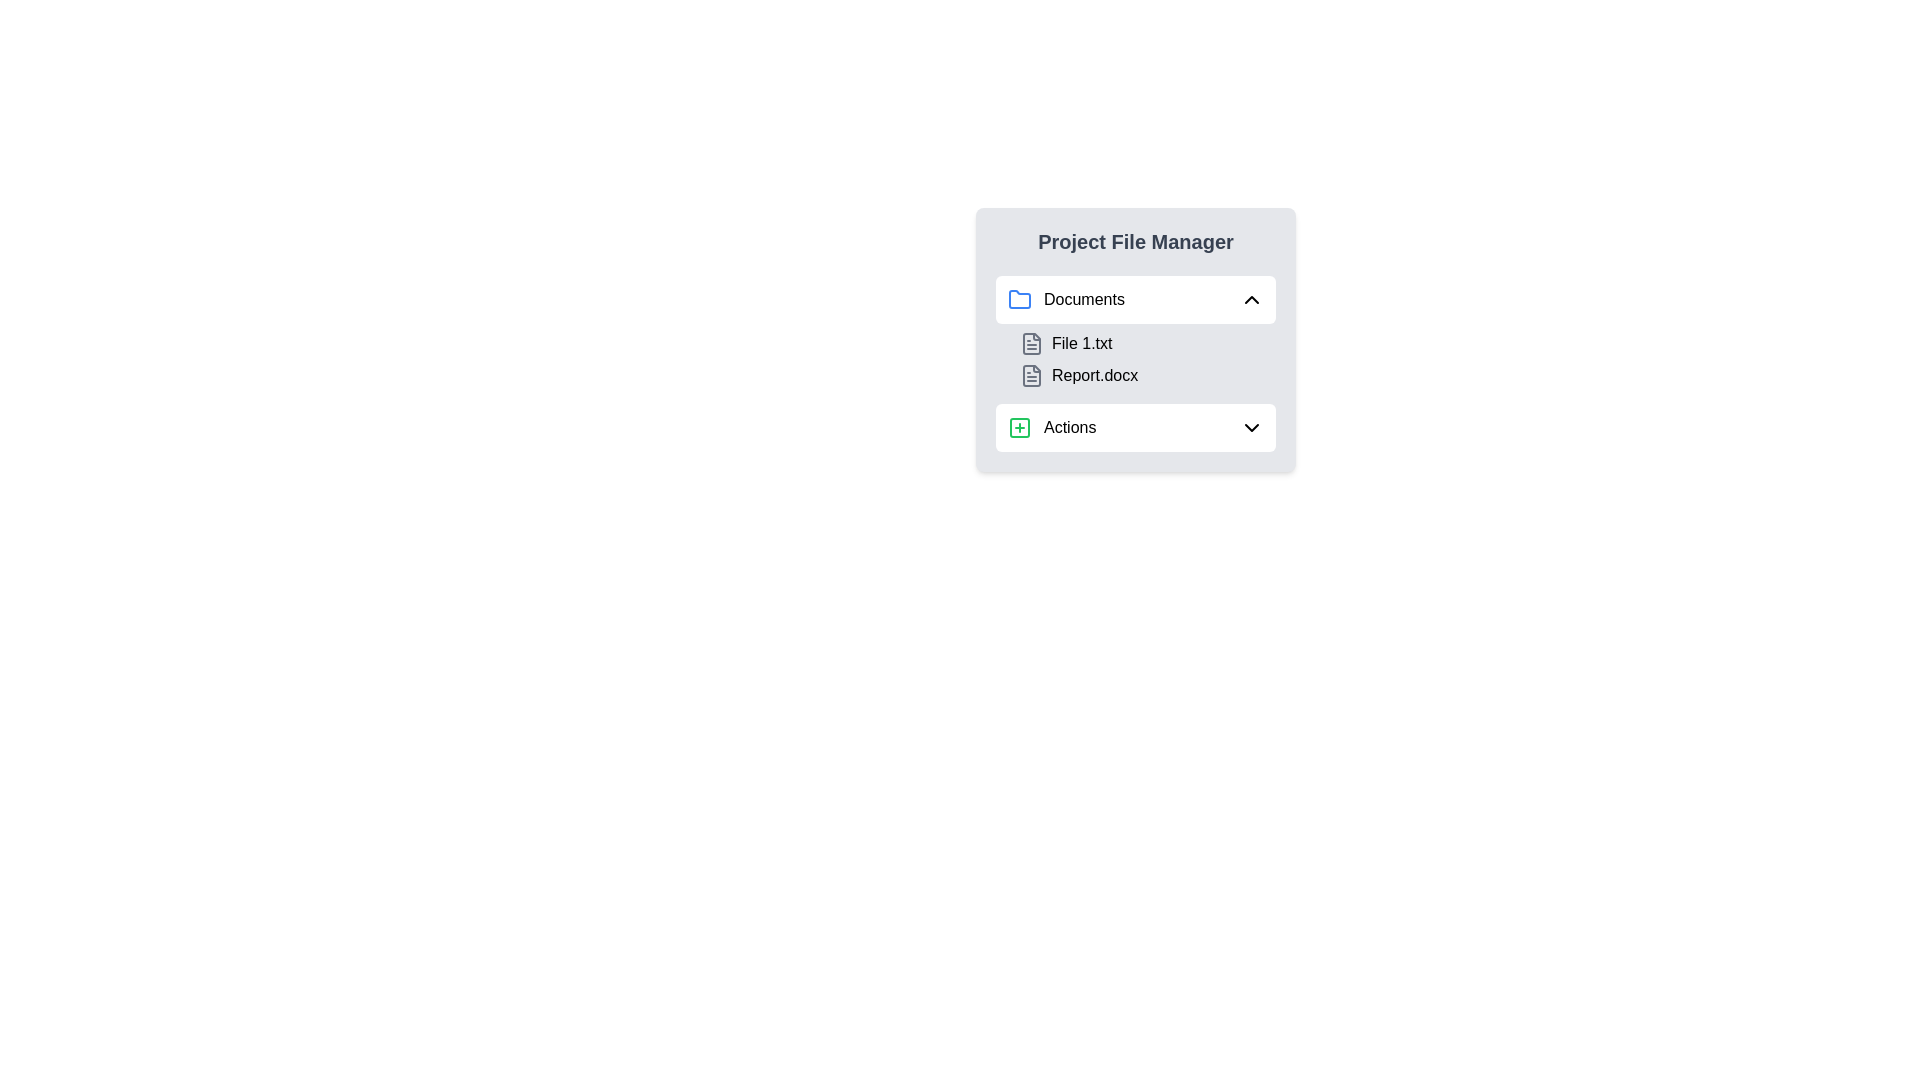  Describe the element at coordinates (1019, 427) in the screenshot. I see `the small, light-colored square with rounded corners within the 'Actions' dropdown icon in the lower section of the 'Project File Manager' panel` at that location.